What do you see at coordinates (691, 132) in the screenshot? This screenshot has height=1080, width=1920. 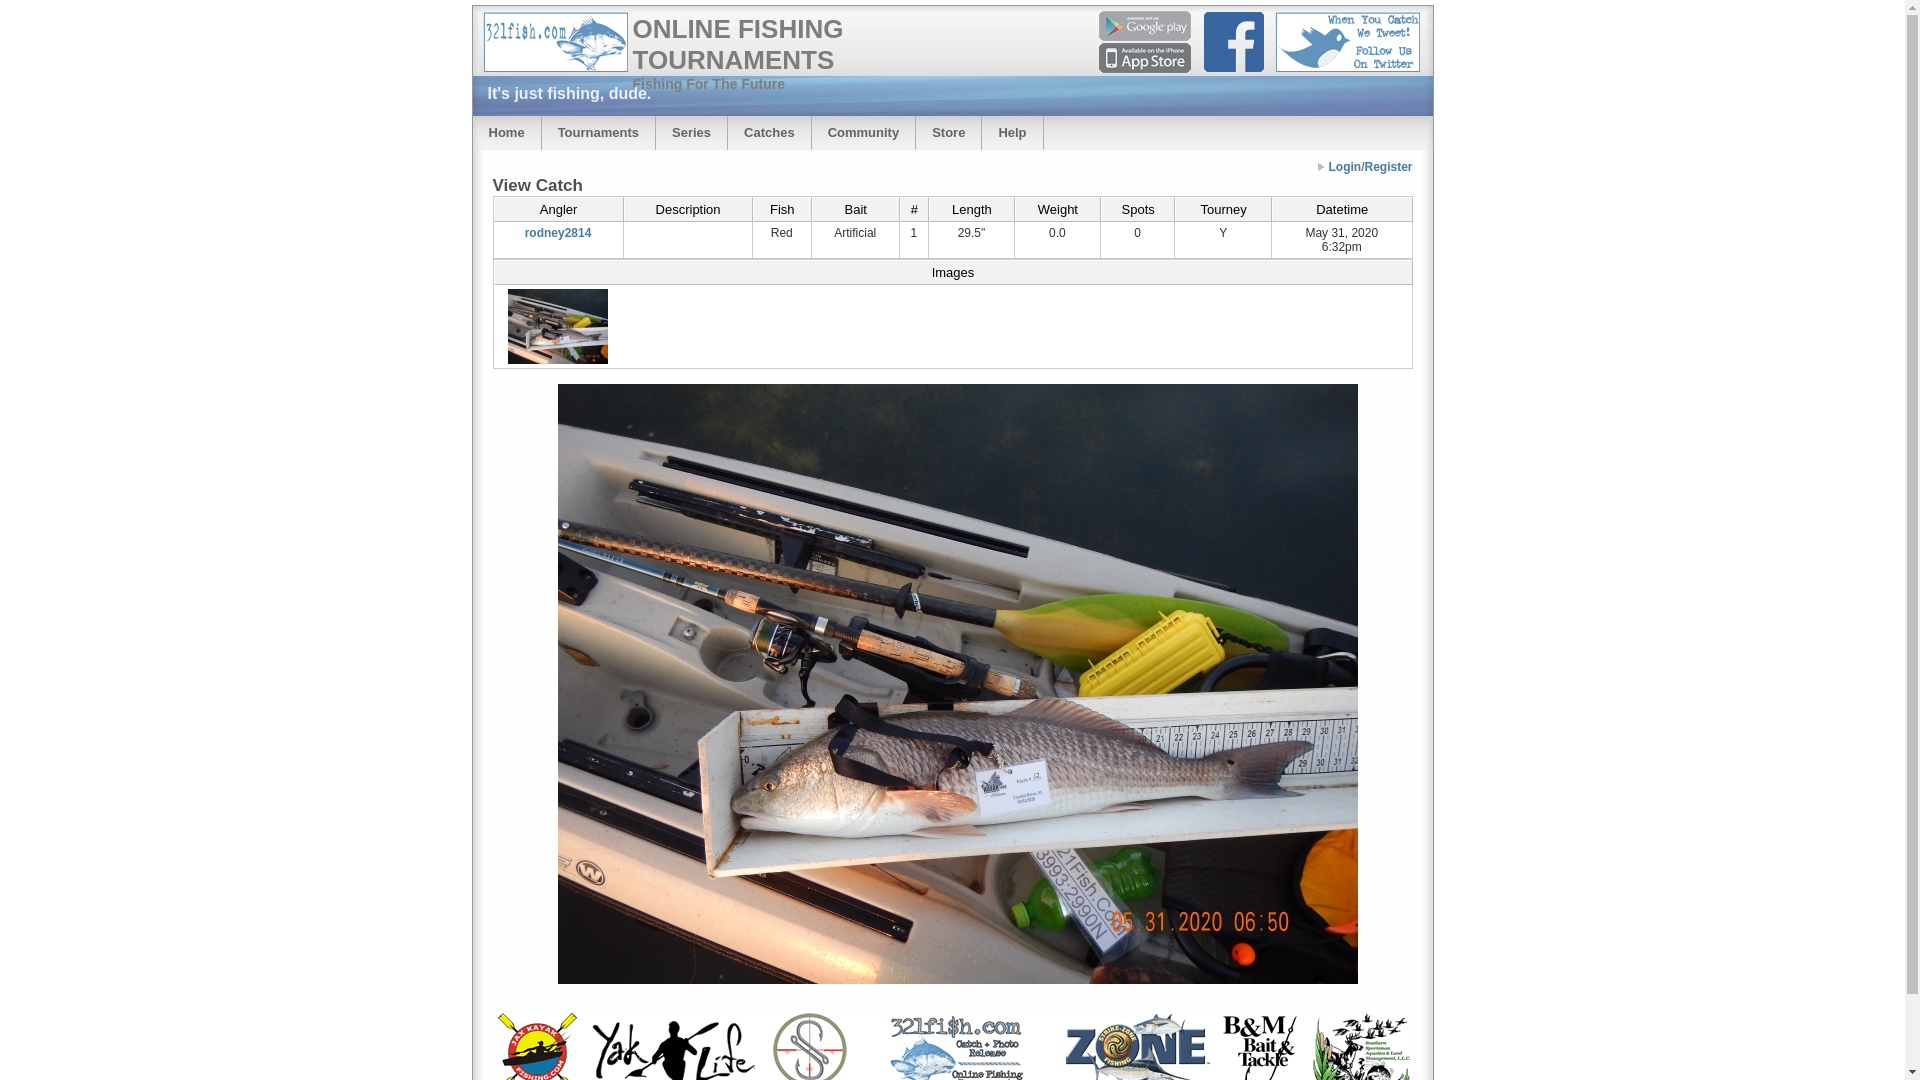 I see `'Series'` at bounding box center [691, 132].